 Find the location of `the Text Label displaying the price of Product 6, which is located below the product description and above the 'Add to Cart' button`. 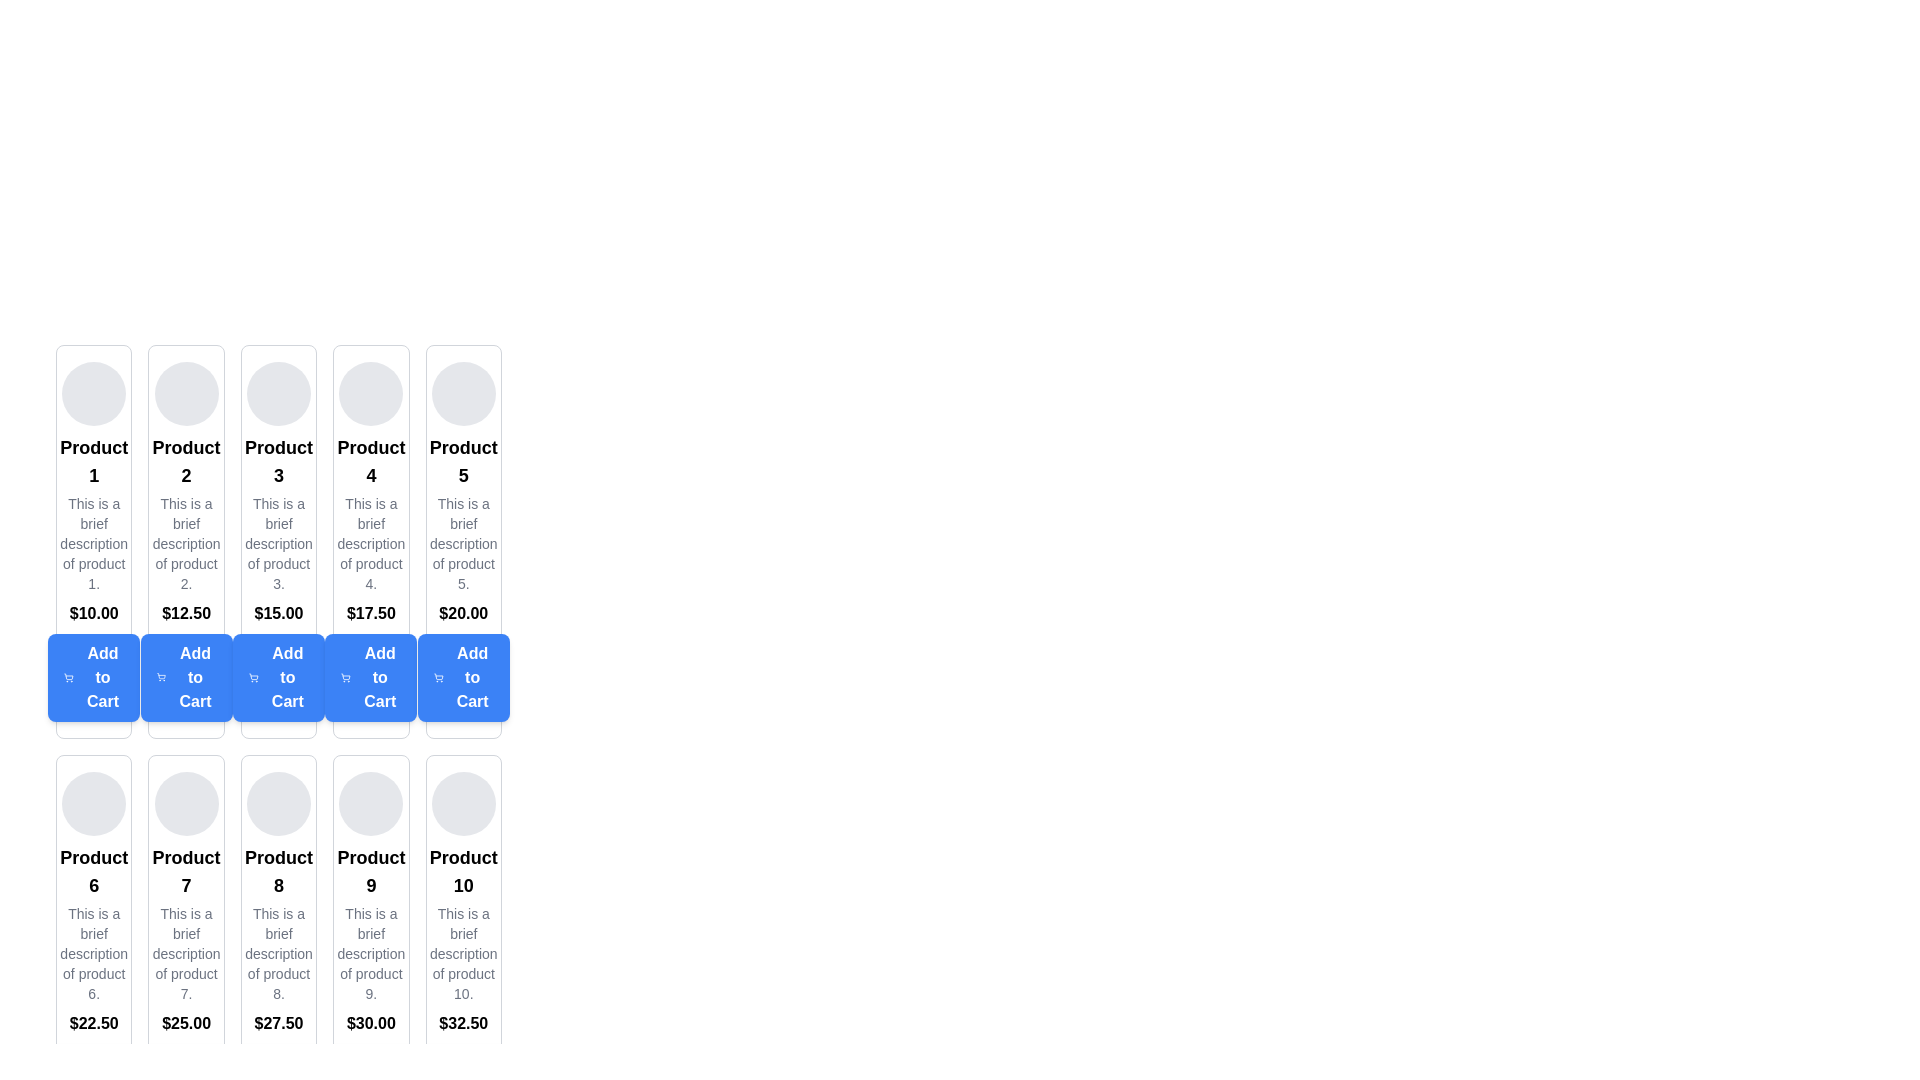

the Text Label displaying the price of Product 6, which is located below the product description and above the 'Add to Cart' button is located at coordinates (93, 1023).